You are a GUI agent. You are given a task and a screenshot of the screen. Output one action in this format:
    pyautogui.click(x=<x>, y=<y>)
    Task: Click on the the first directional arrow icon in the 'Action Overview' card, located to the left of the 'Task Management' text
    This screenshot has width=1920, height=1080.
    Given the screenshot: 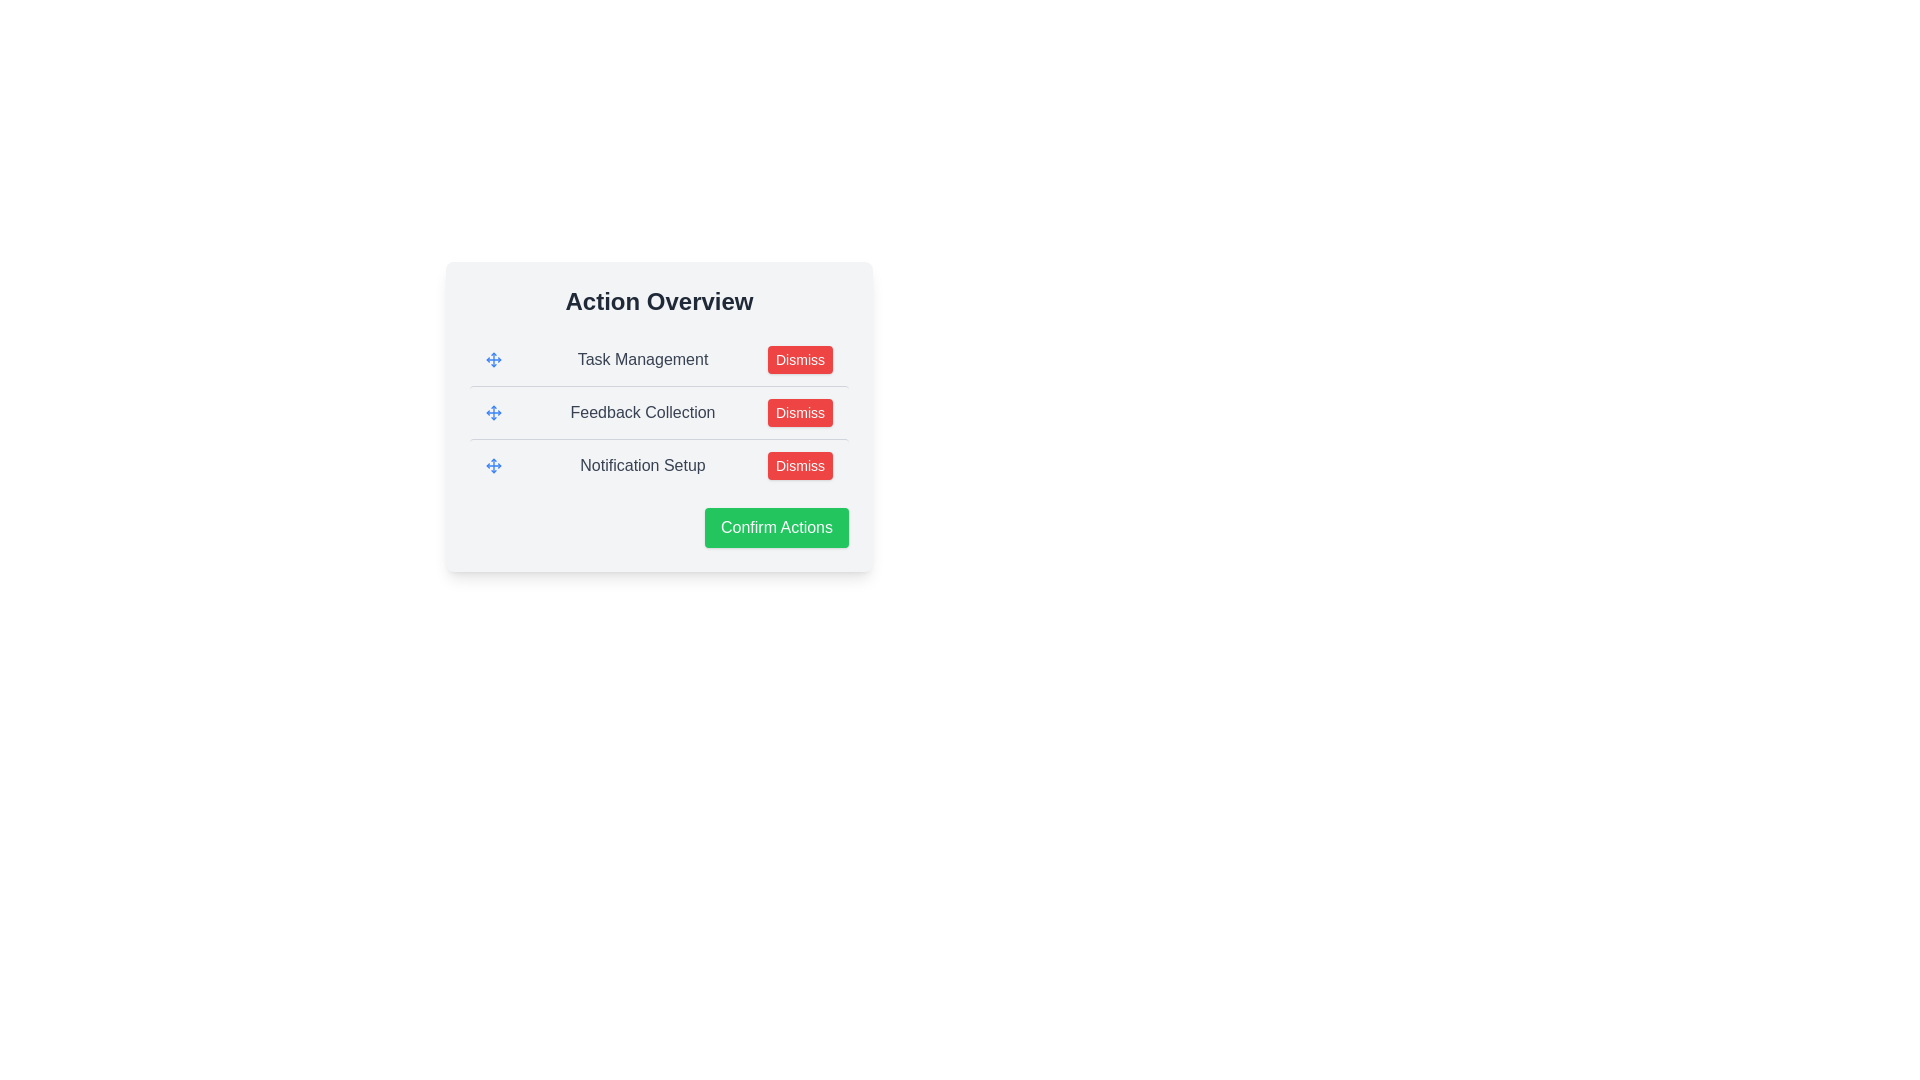 What is the action you would take?
    pyautogui.click(x=494, y=358)
    